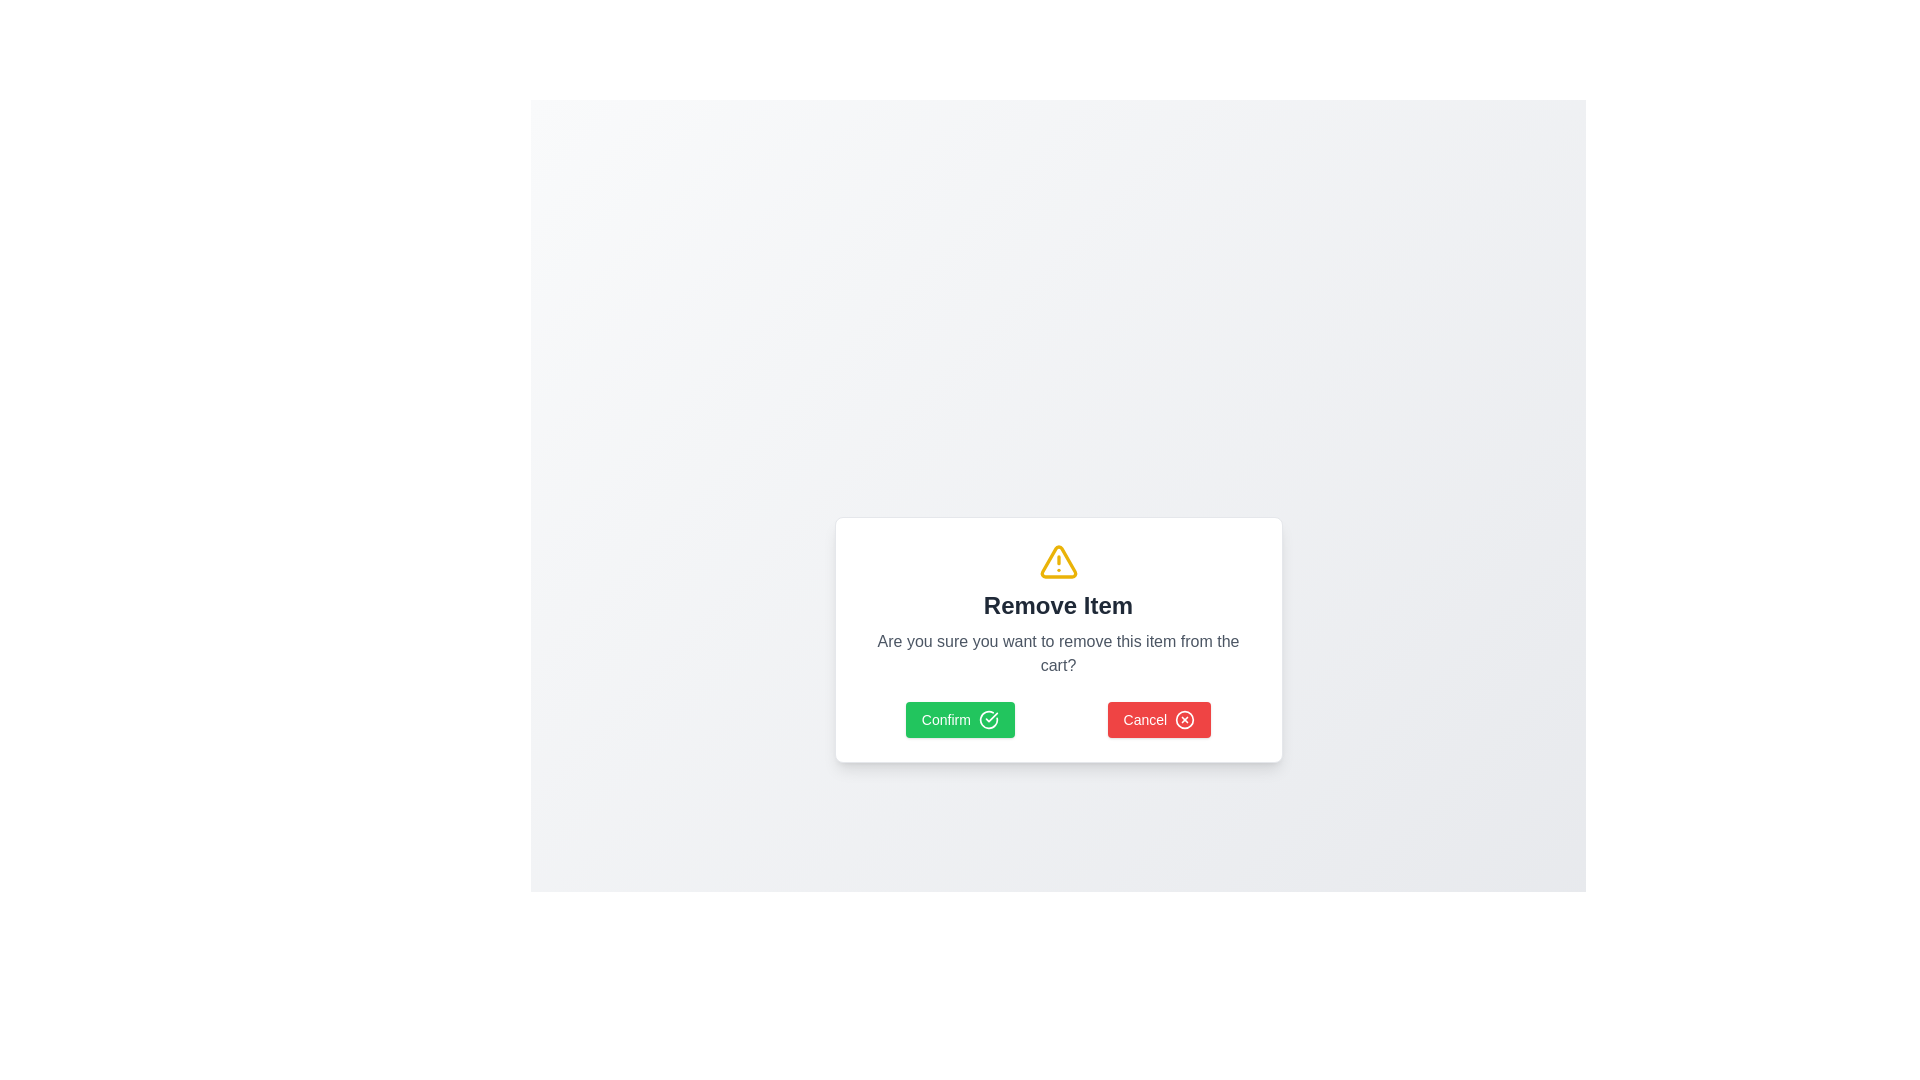  What do you see at coordinates (988, 720) in the screenshot?
I see `the 'Confirm' button which contains the SVG-based confirmation icon to approve the action` at bounding box center [988, 720].